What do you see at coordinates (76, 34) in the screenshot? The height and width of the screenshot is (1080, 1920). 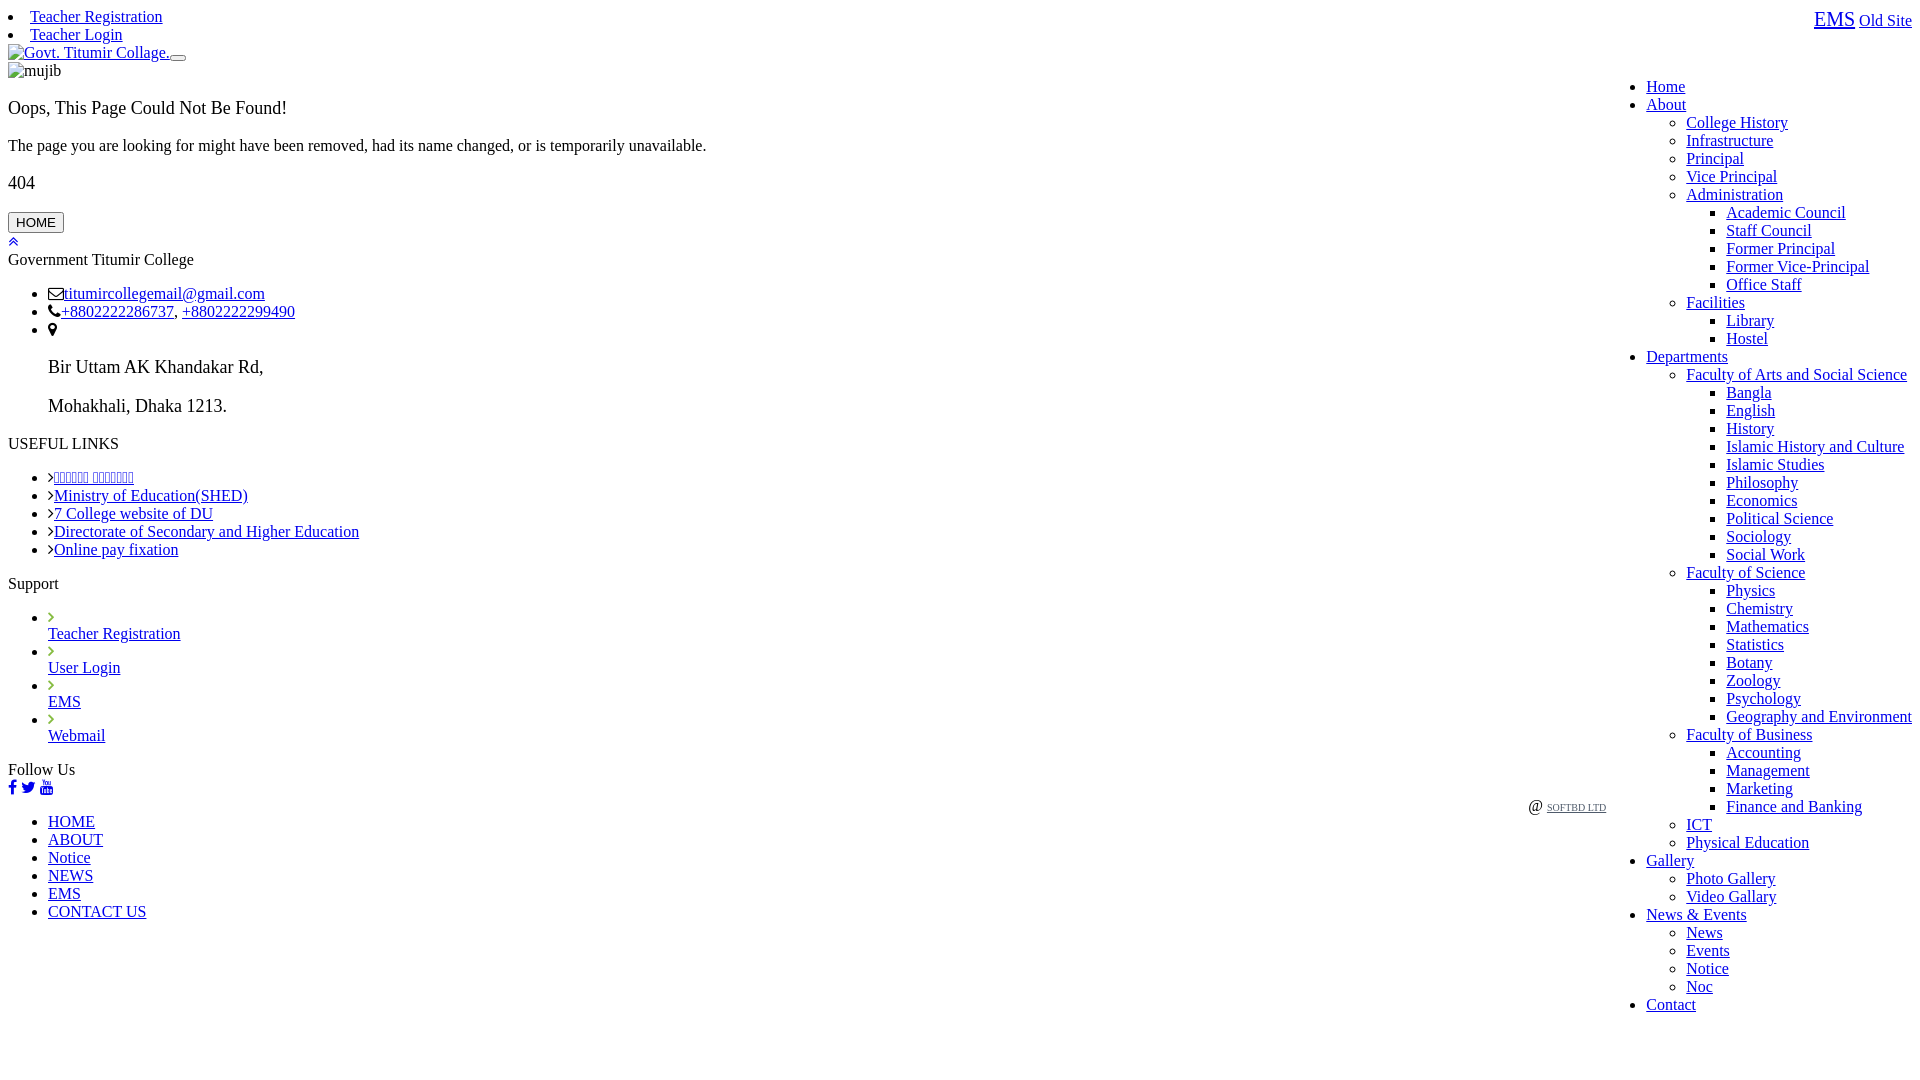 I see `'Teacher Login'` at bounding box center [76, 34].